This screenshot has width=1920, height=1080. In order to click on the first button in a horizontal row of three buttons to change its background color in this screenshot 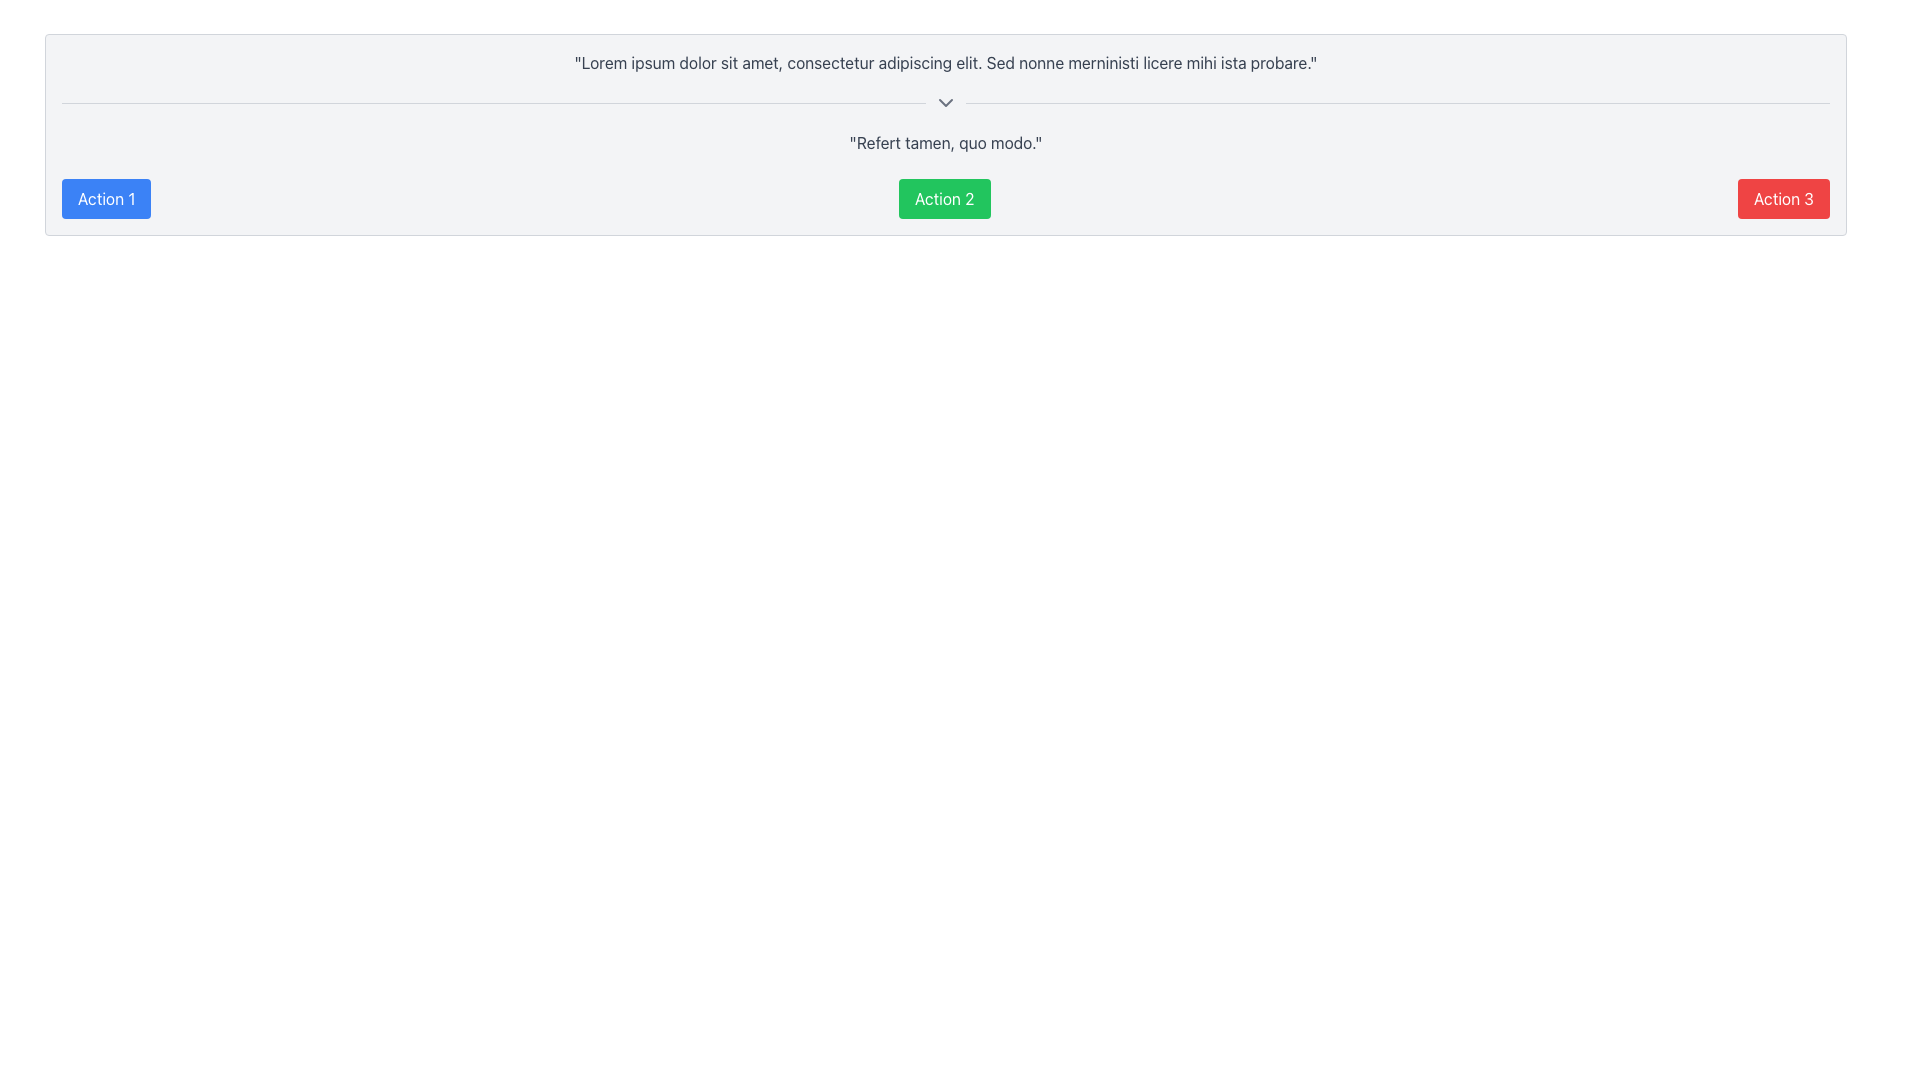, I will do `click(105, 199)`.